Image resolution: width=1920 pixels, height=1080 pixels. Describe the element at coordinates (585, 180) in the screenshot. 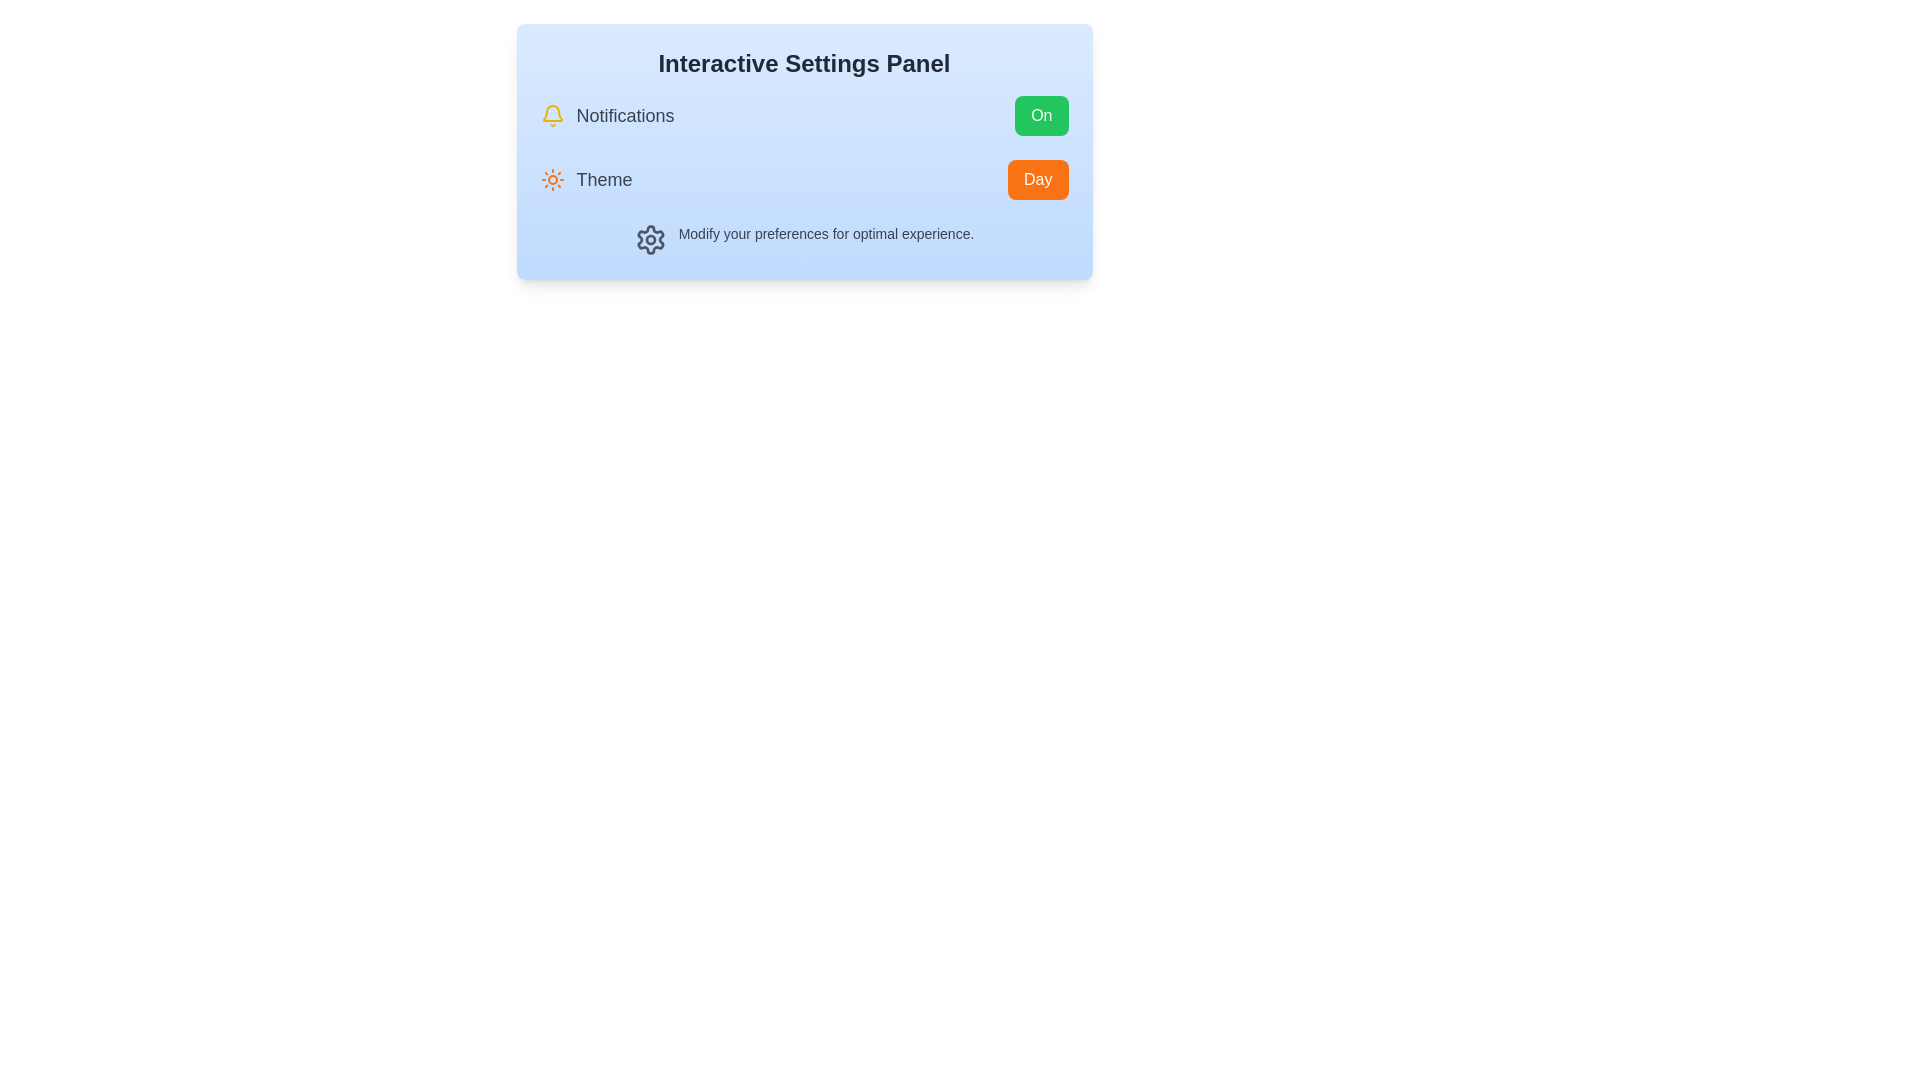

I see `label indicating the theme selection option in the settings panel for additional information` at that location.